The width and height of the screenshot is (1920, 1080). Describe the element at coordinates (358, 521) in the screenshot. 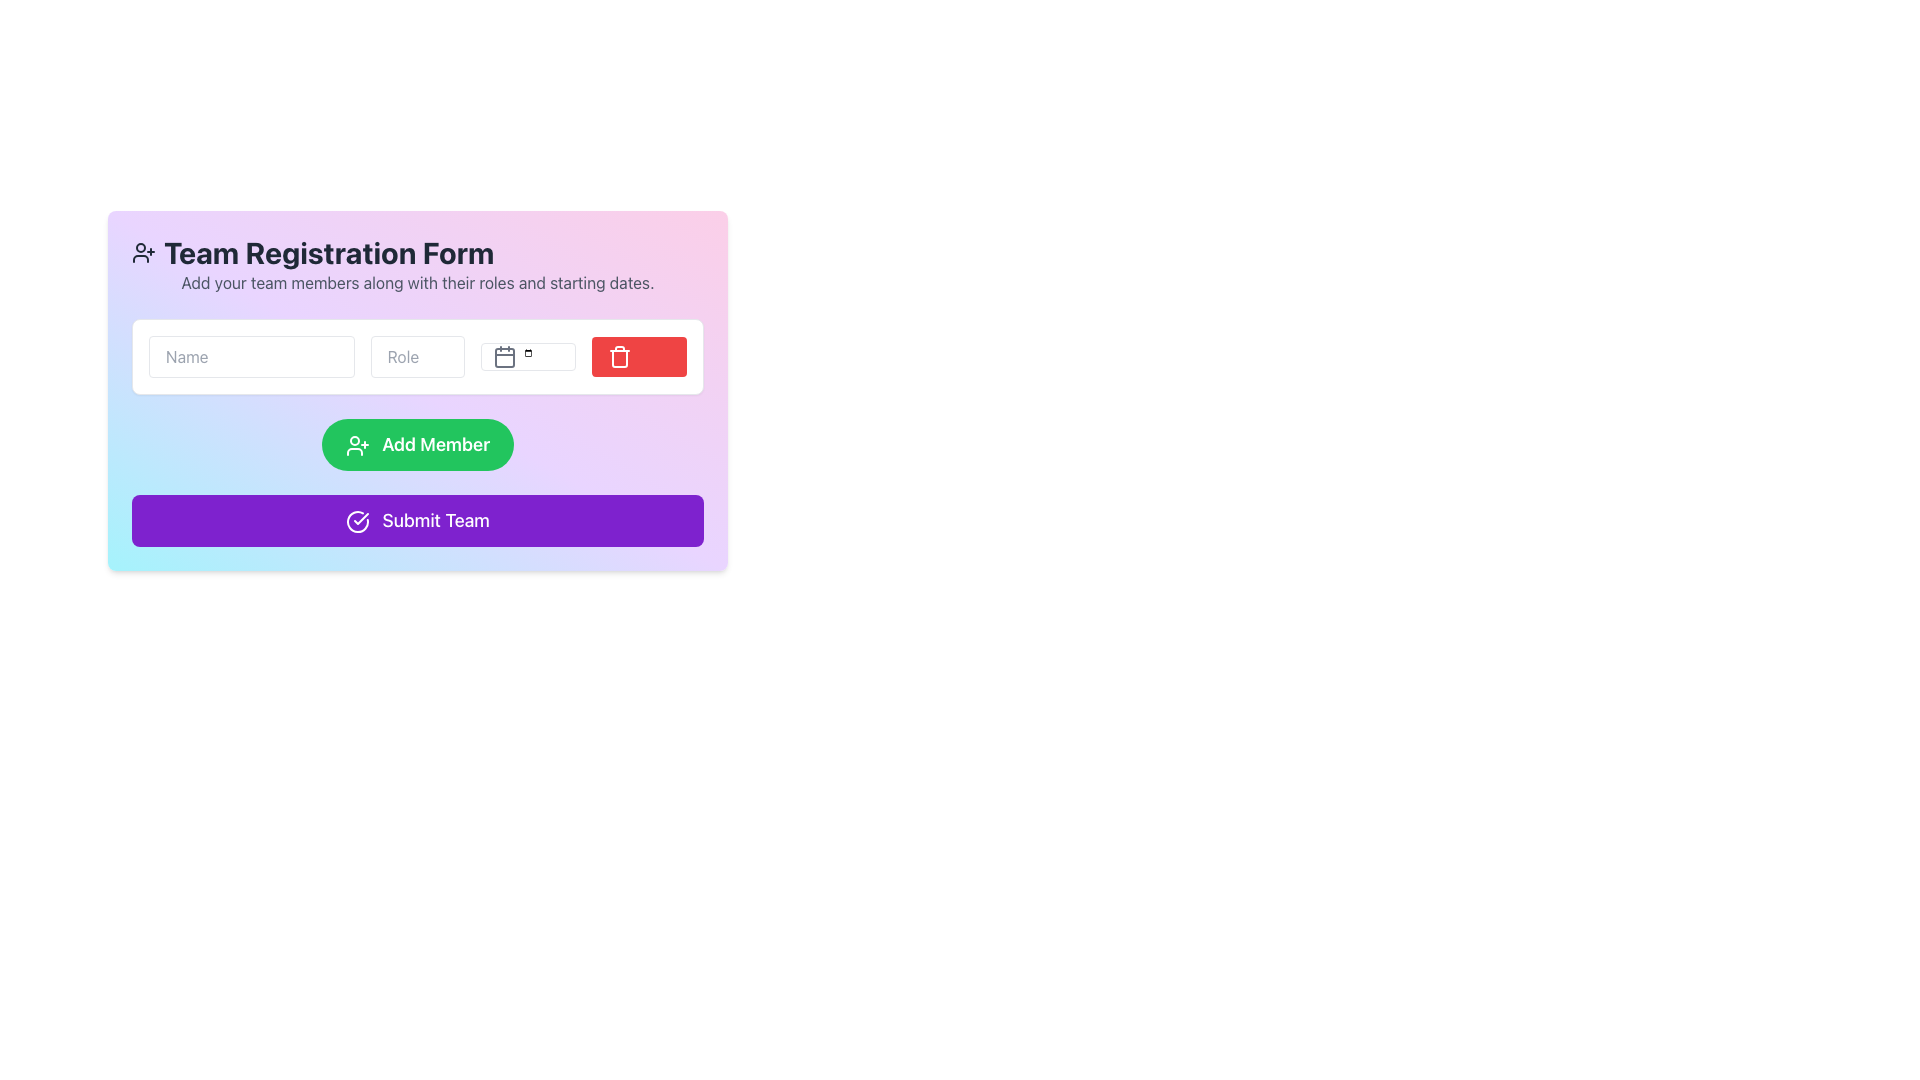

I see `the circular check icon with a purple stroke that is located to the left of the 'Submit Team' text within the large purple button at the bottom of the form` at that location.